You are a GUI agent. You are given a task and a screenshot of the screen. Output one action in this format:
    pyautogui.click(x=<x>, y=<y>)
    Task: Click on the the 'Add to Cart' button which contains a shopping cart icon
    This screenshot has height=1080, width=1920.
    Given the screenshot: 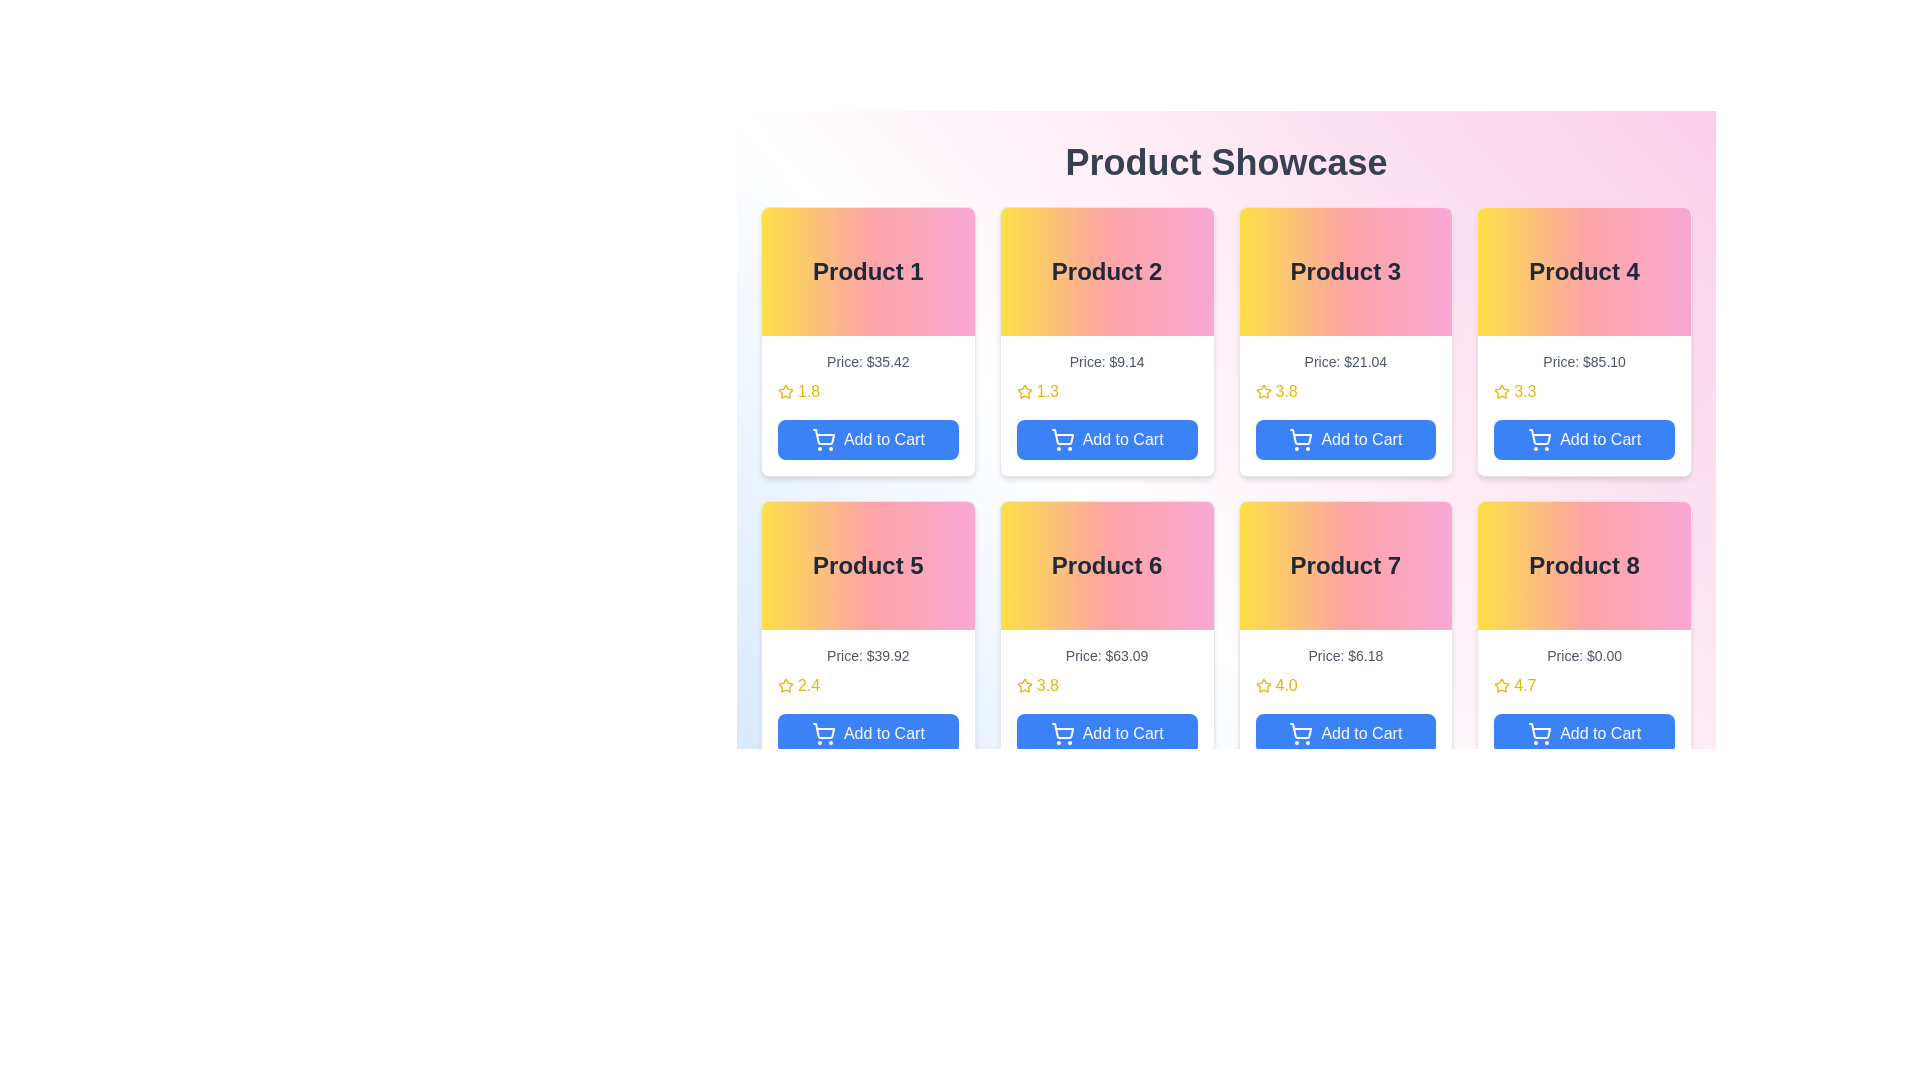 What is the action you would take?
    pyautogui.click(x=823, y=438)
    